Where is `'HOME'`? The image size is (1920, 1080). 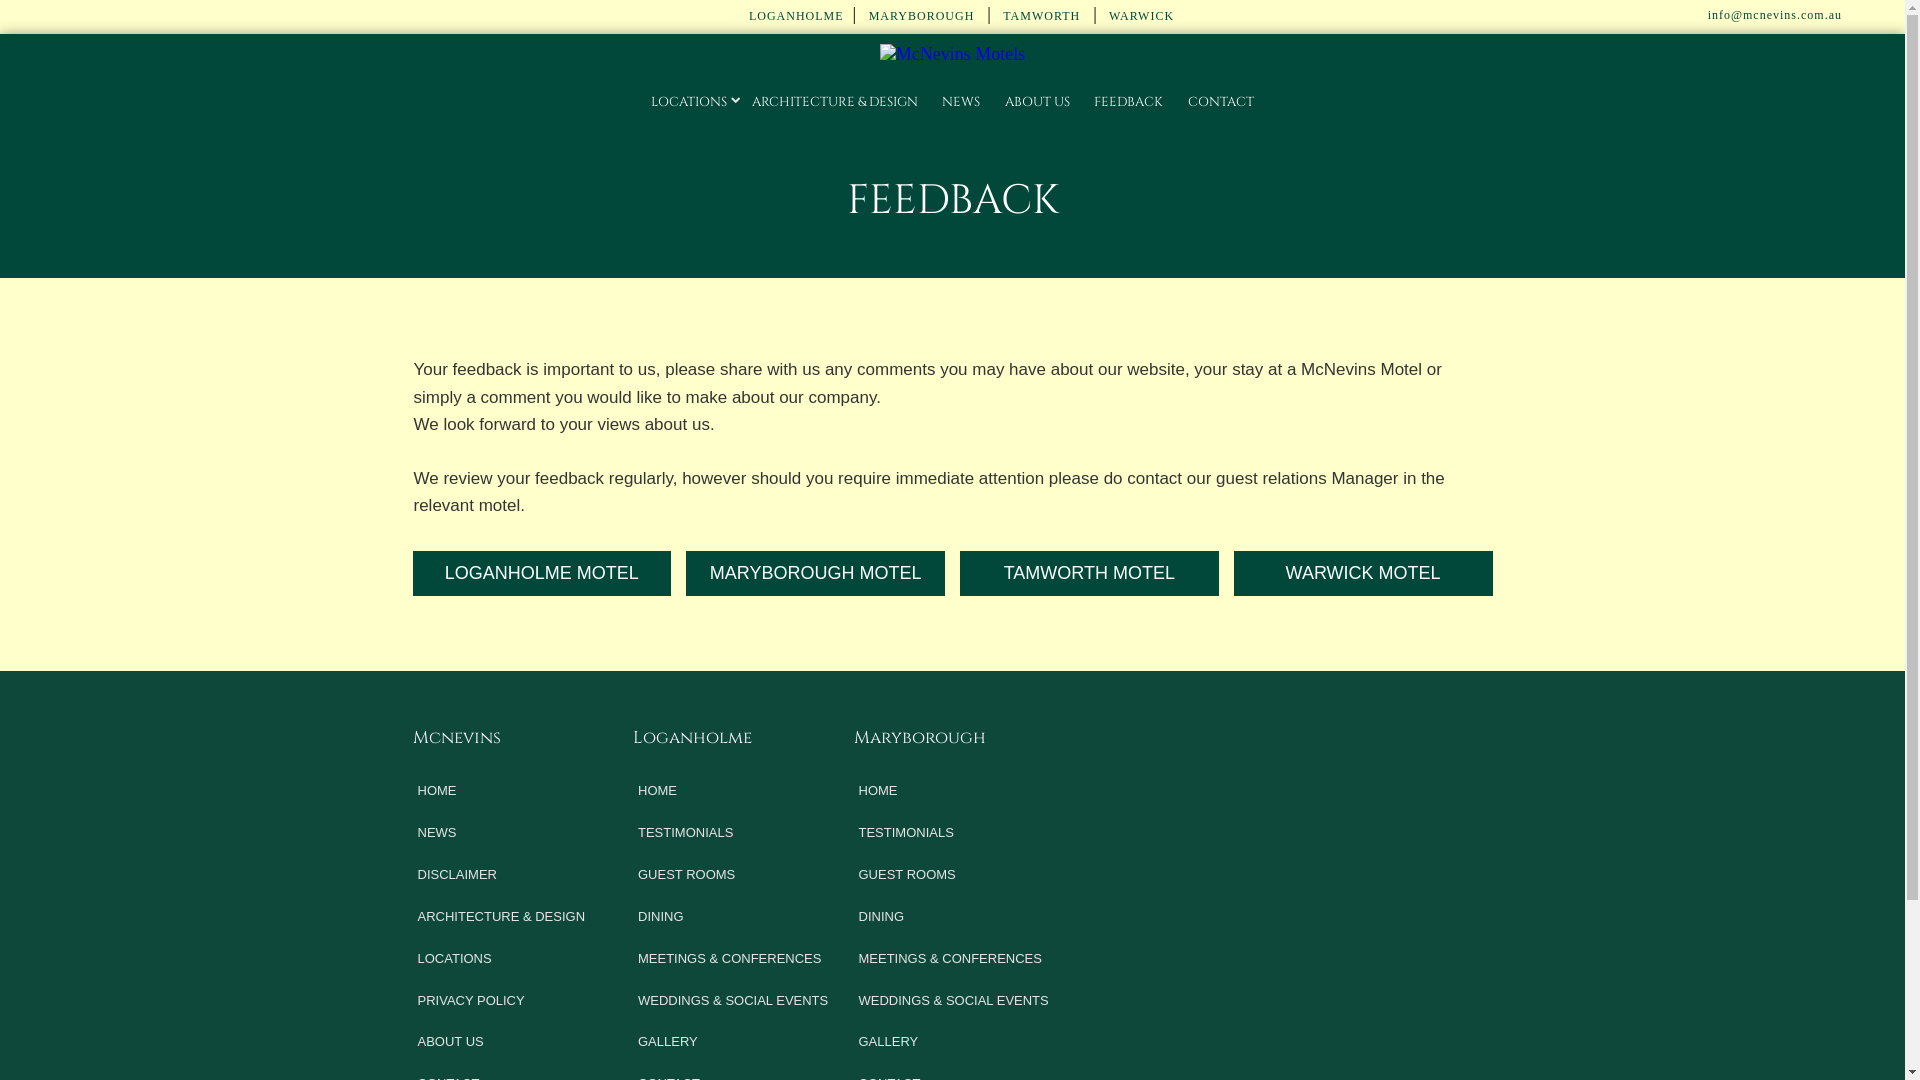 'HOME' is located at coordinates (964, 789).